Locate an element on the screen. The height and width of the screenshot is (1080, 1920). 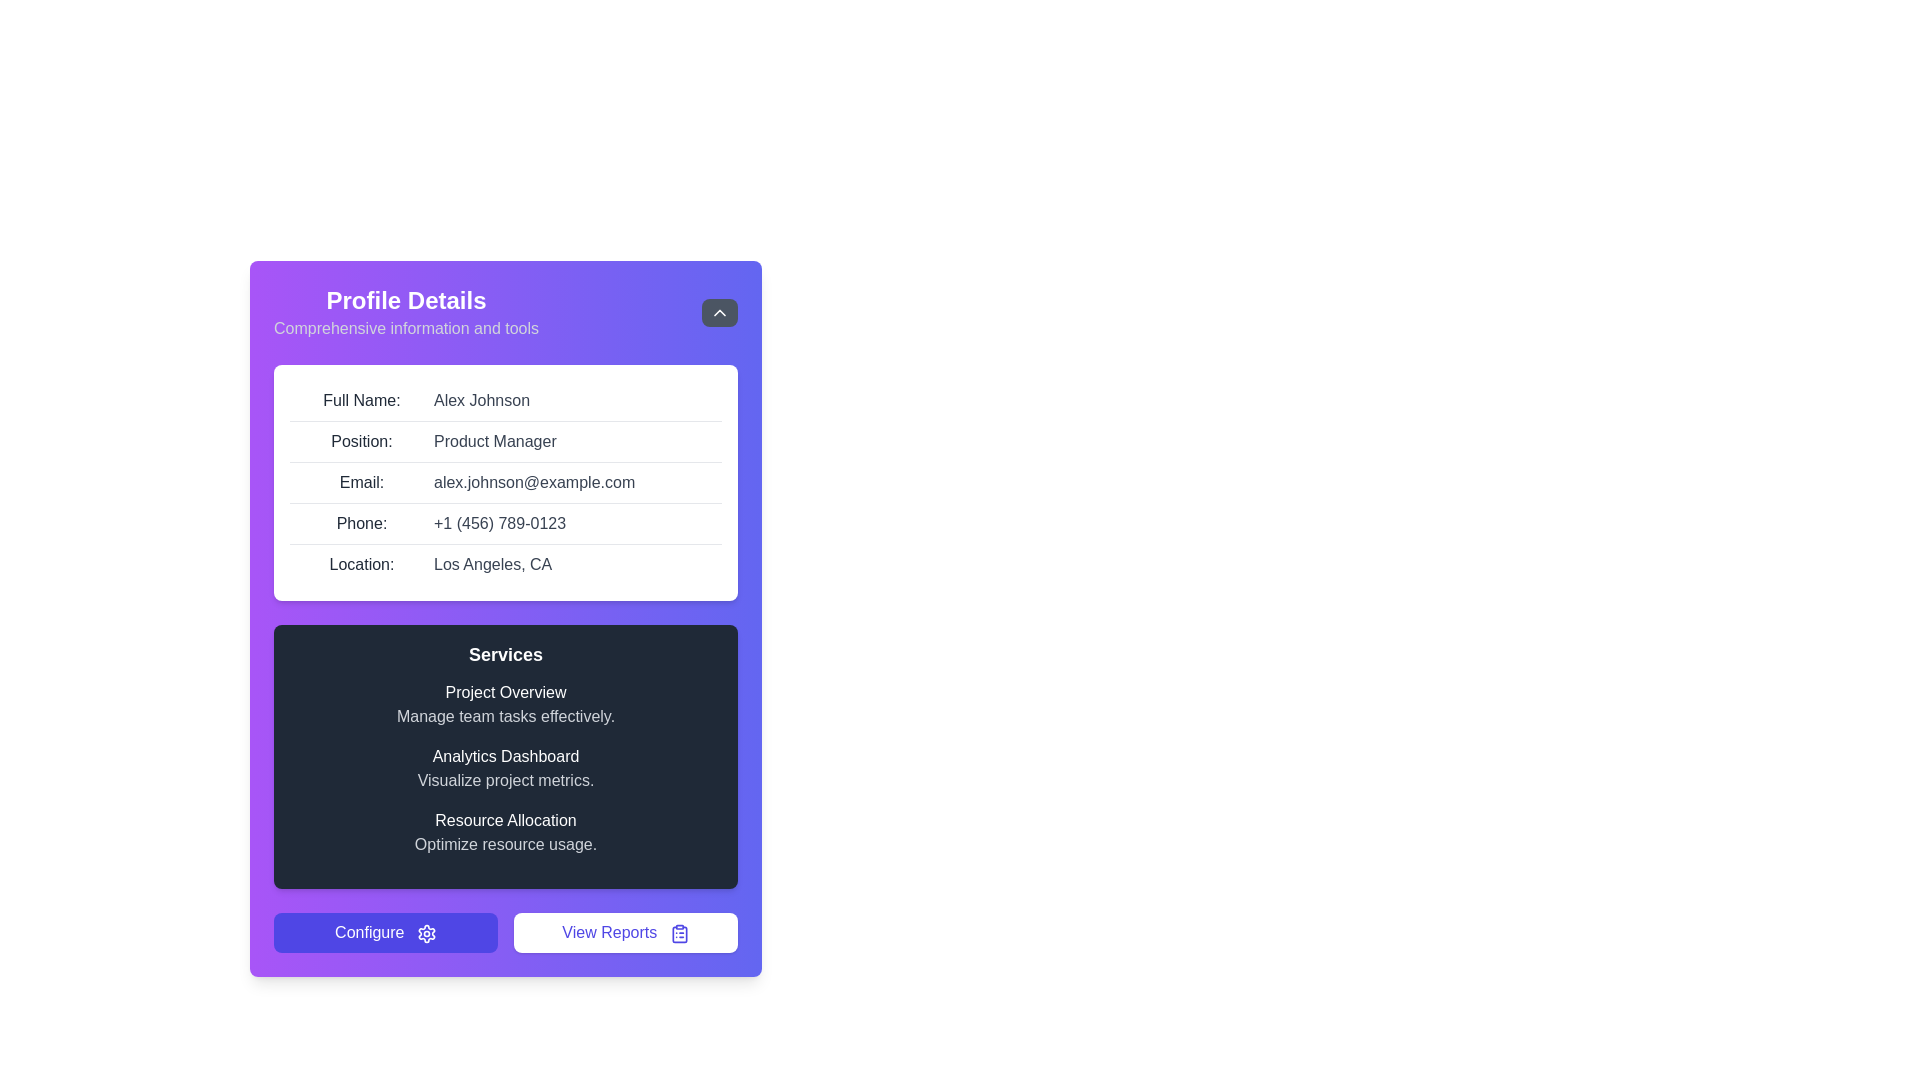
the 'Analytics Dashboard' text label, which is displayed in white font on a dark background, positioned below 'Project Overview' and above 'Resource Allocation' in the 'Services' section is located at coordinates (505, 756).